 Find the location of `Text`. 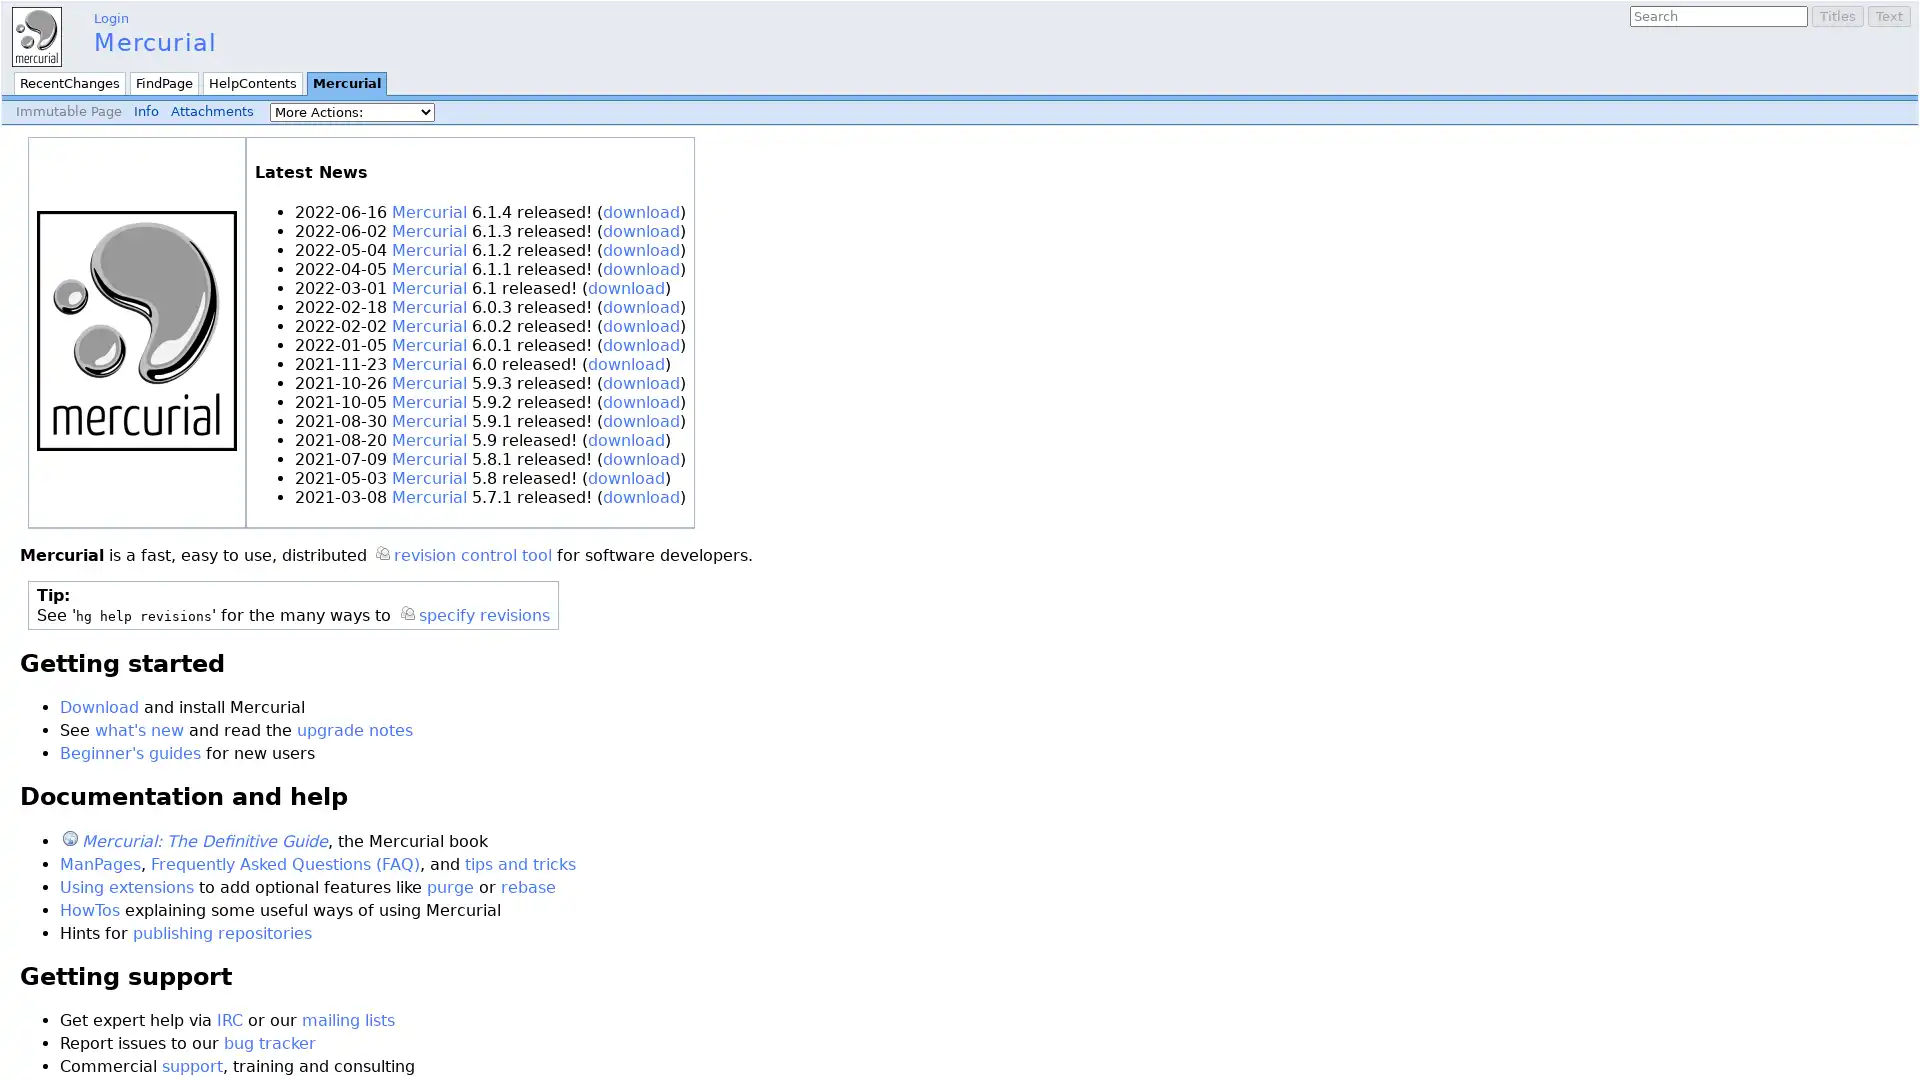

Text is located at coordinates (1888, 16).